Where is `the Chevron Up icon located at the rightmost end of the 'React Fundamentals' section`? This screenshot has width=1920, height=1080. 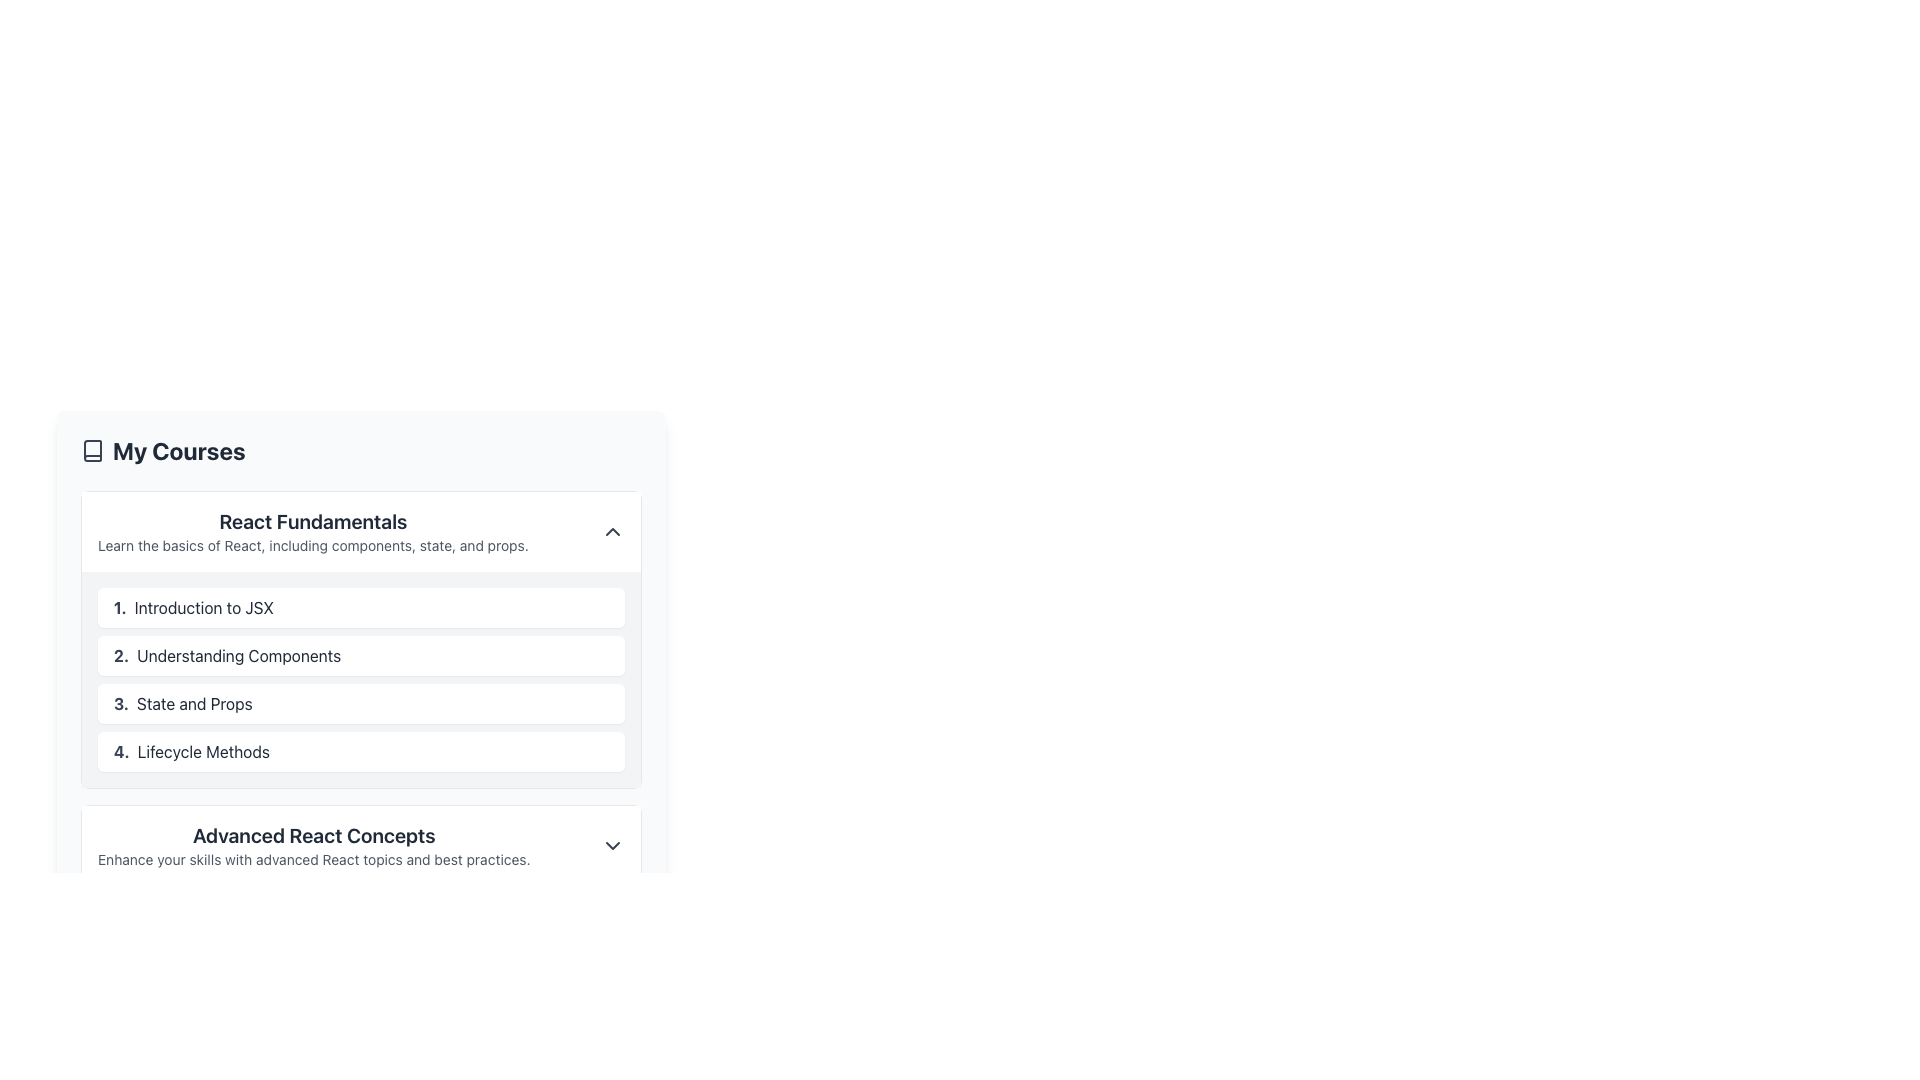 the Chevron Up icon located at the rightmost end of the 'React Fundamentals' section is located at coordinates (612, 531).